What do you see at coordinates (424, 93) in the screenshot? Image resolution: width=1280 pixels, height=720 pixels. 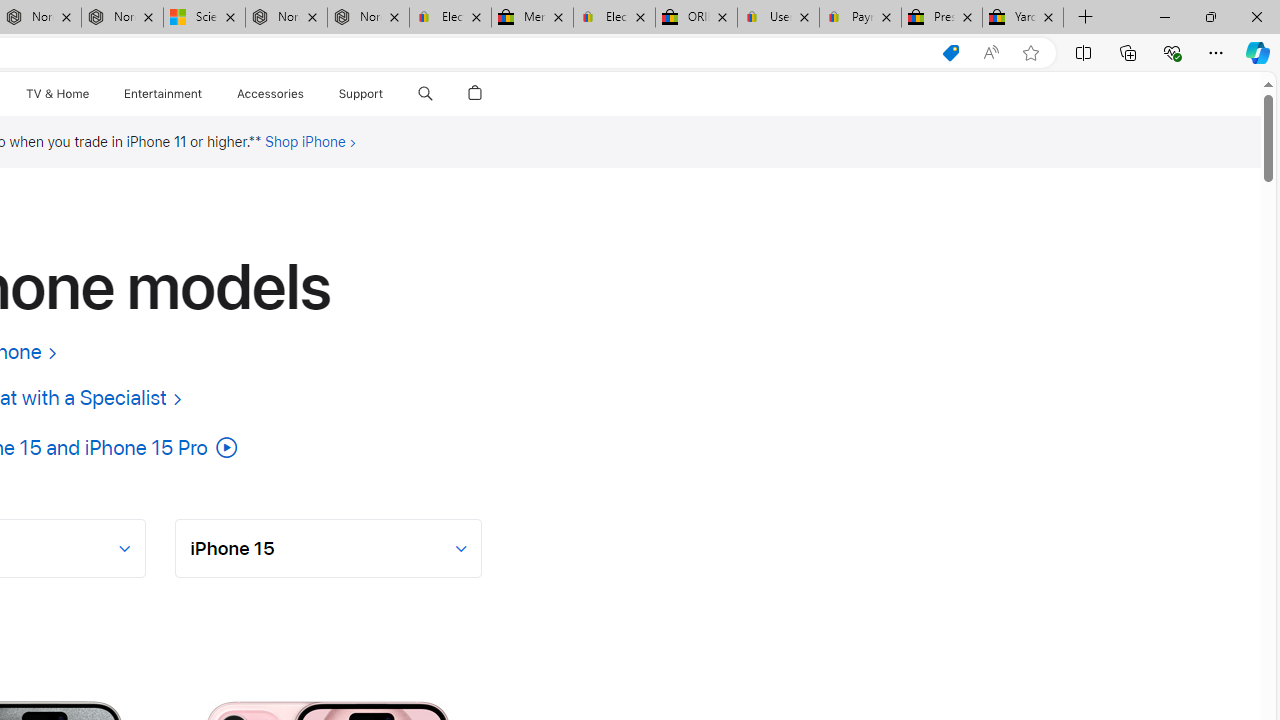 I see `'Class: globalnav-item globalnav-search shift-0-1'` at bounding box center [424, 93].